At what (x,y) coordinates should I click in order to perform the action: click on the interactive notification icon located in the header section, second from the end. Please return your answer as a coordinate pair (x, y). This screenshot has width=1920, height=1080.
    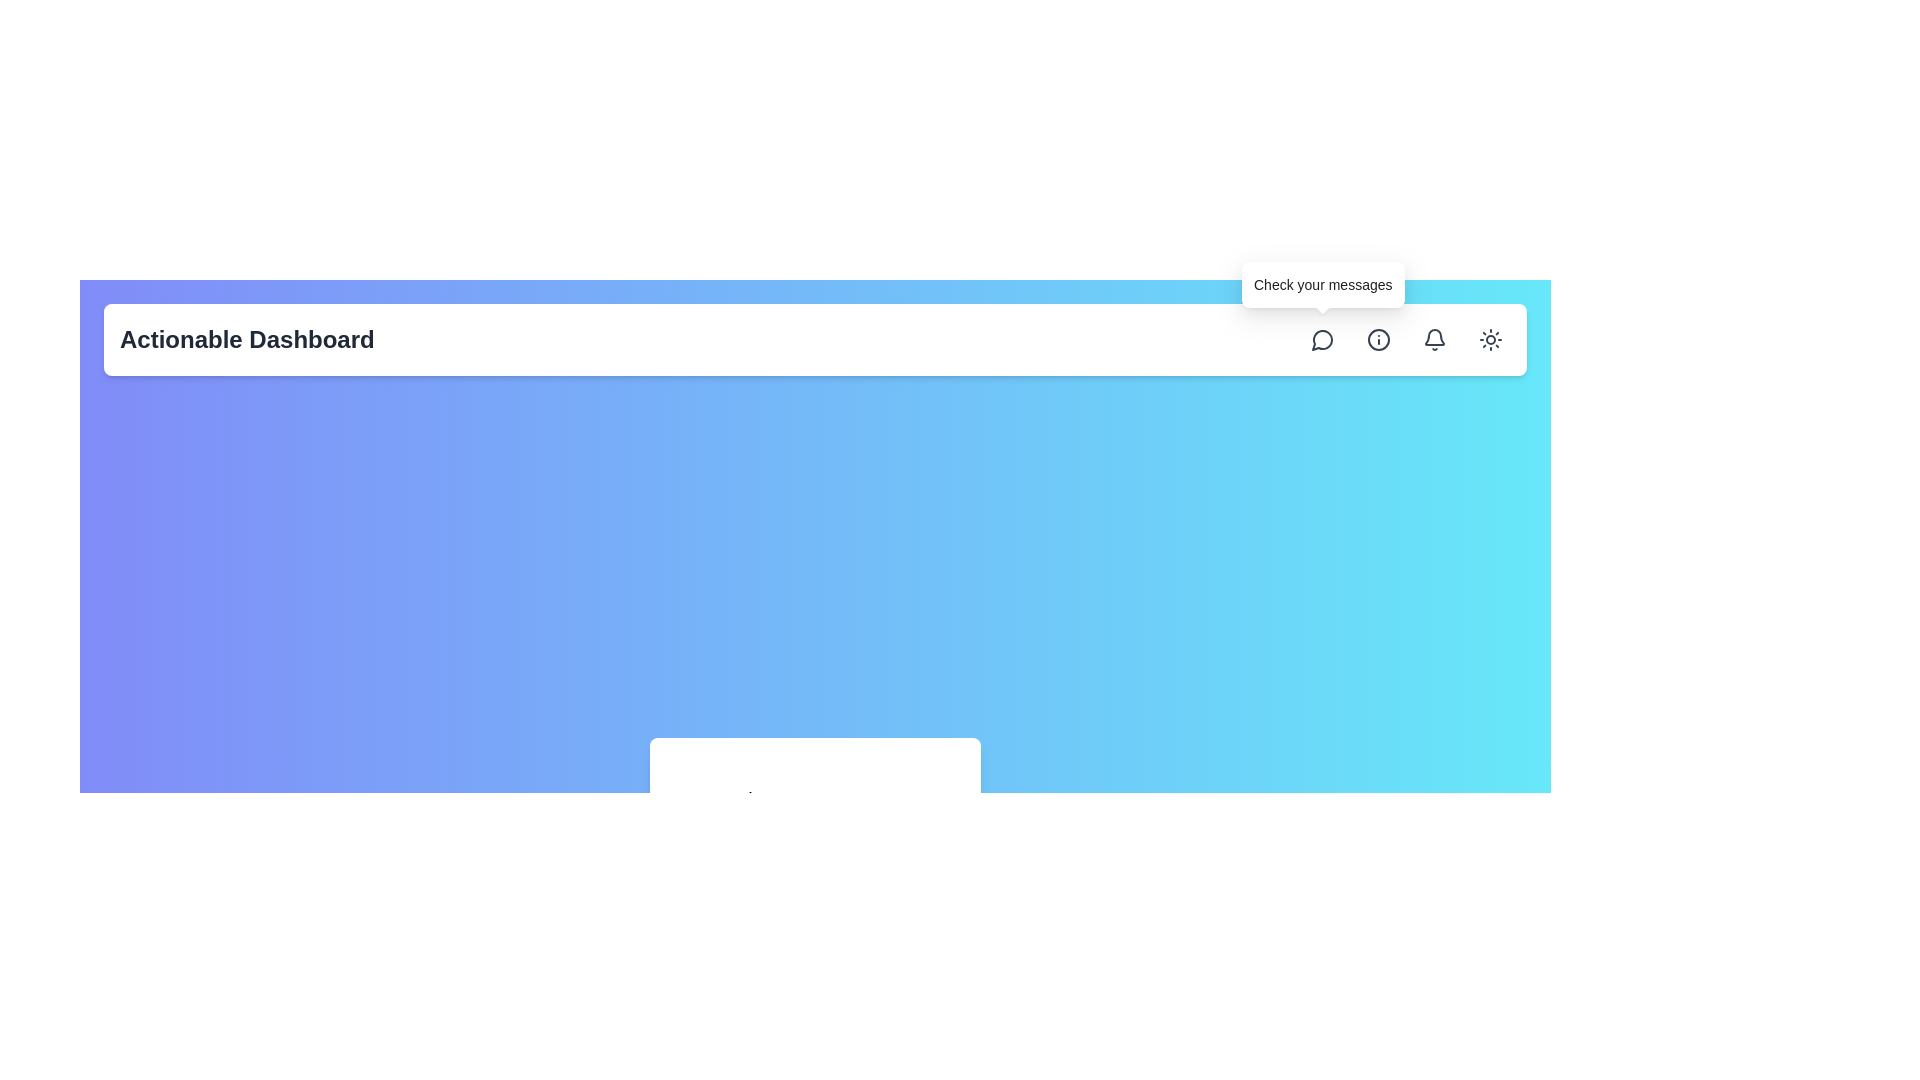
    Looking at the image, I should click on (1434, 338).